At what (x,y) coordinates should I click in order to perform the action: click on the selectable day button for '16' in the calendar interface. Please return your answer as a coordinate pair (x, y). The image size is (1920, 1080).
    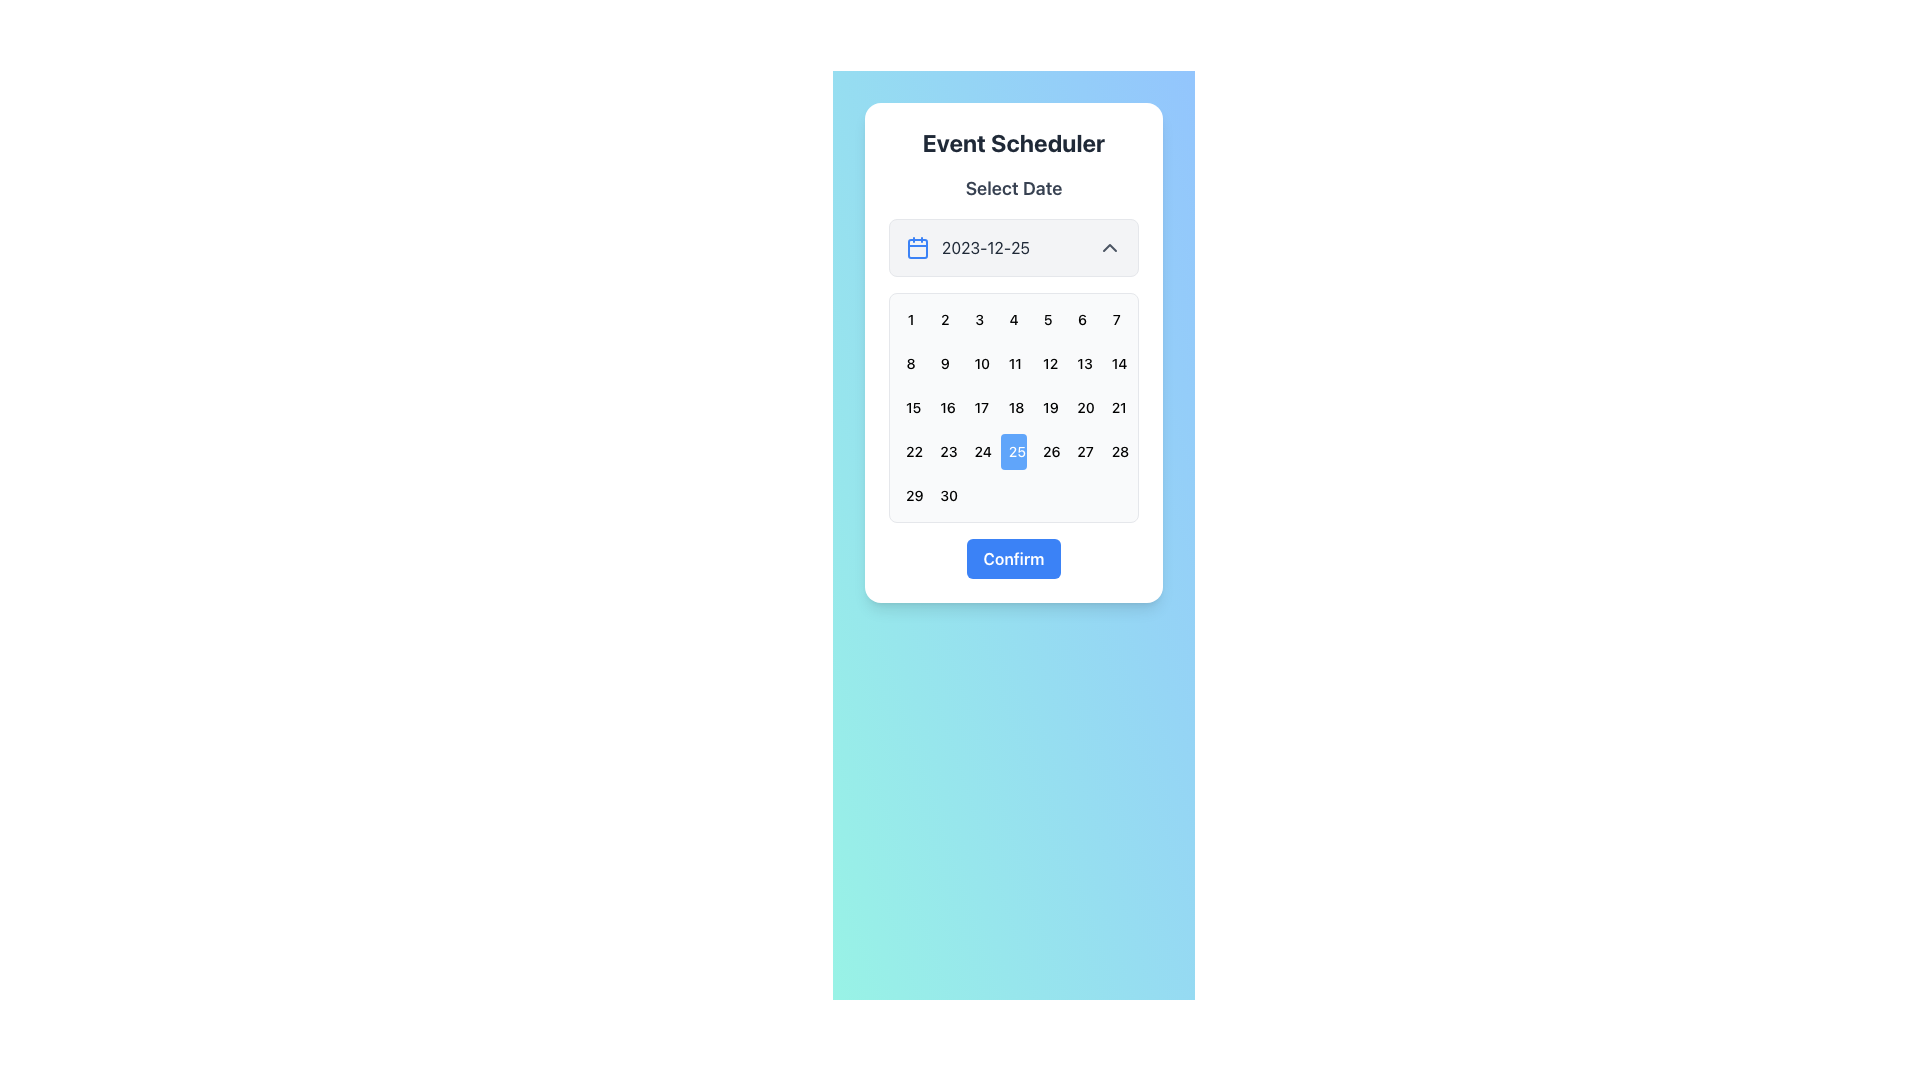
    Looking at the image, I should click on (944, 407).